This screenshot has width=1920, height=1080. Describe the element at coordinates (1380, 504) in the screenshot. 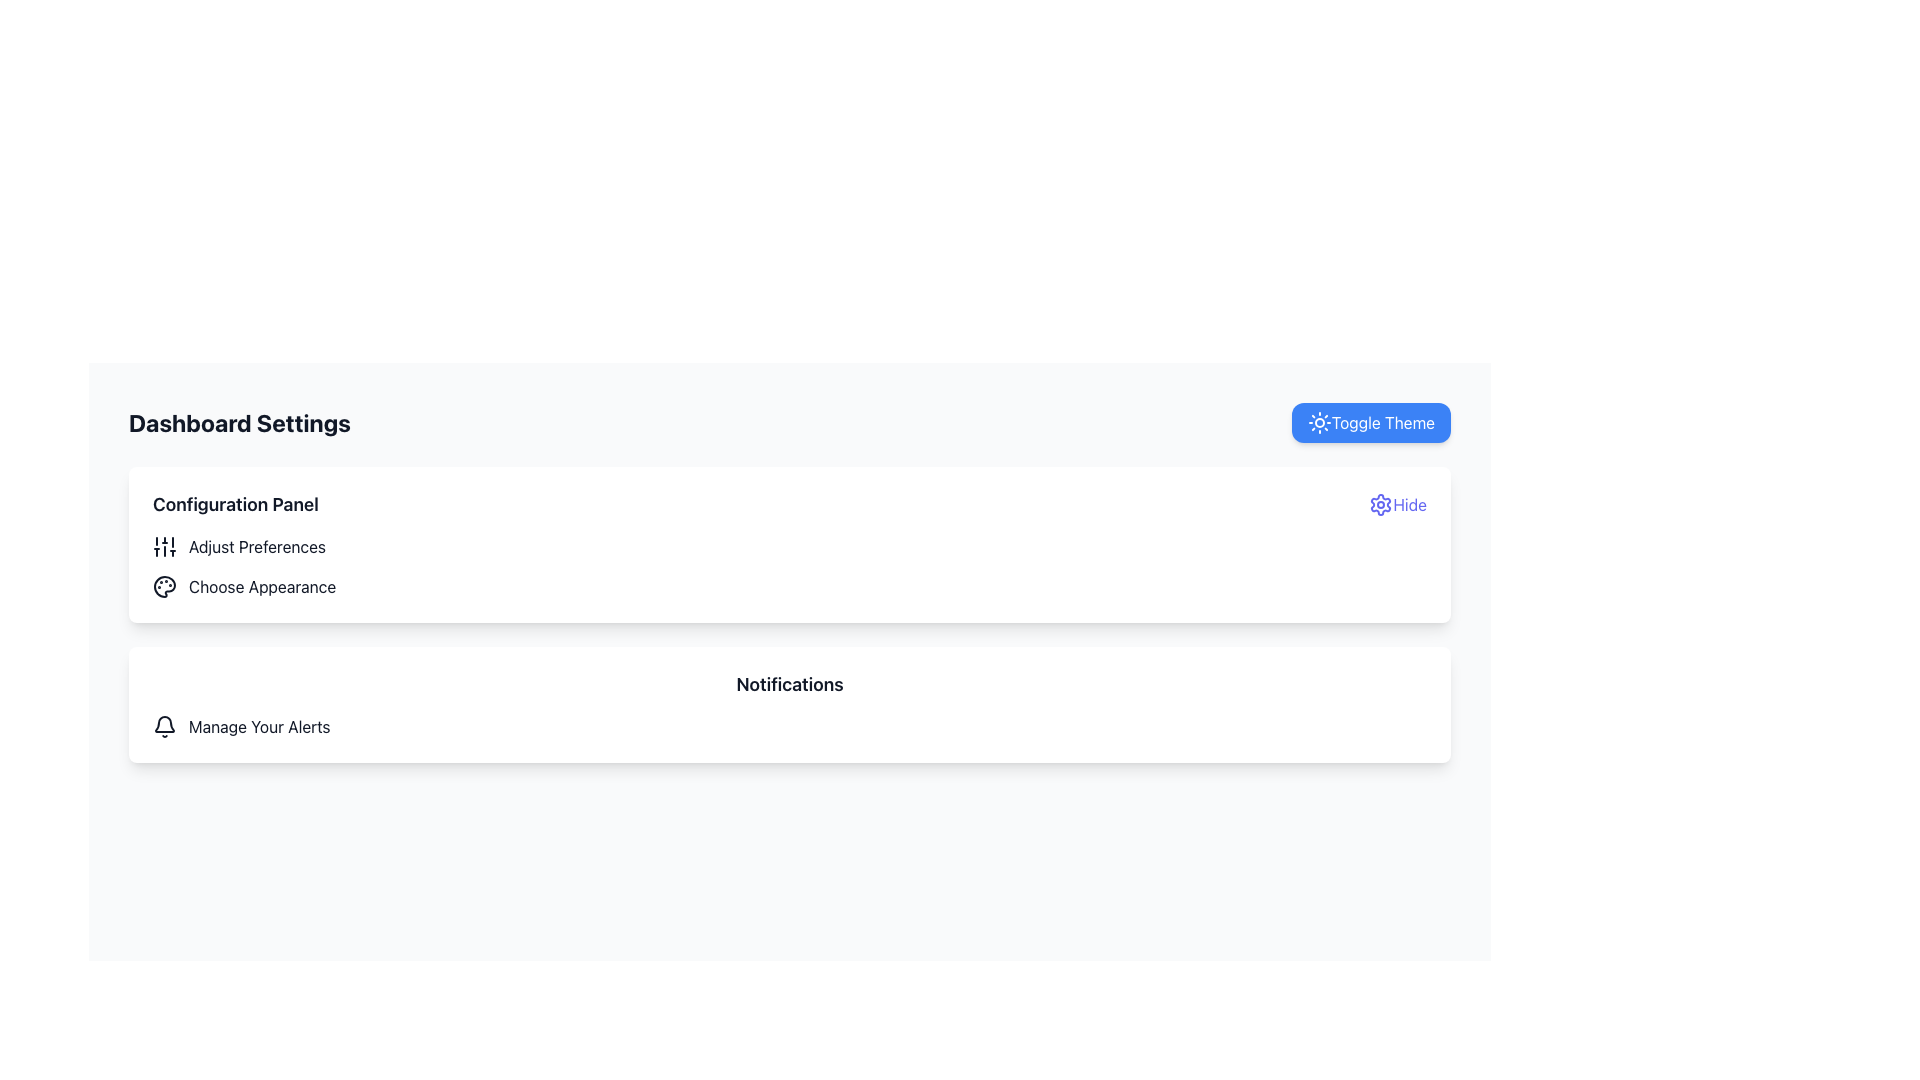

I see `the gear-shaped icon in the top right corner of the interface, which is part of a group containing a gear-shaped icon and a central circle, intended` at that location.